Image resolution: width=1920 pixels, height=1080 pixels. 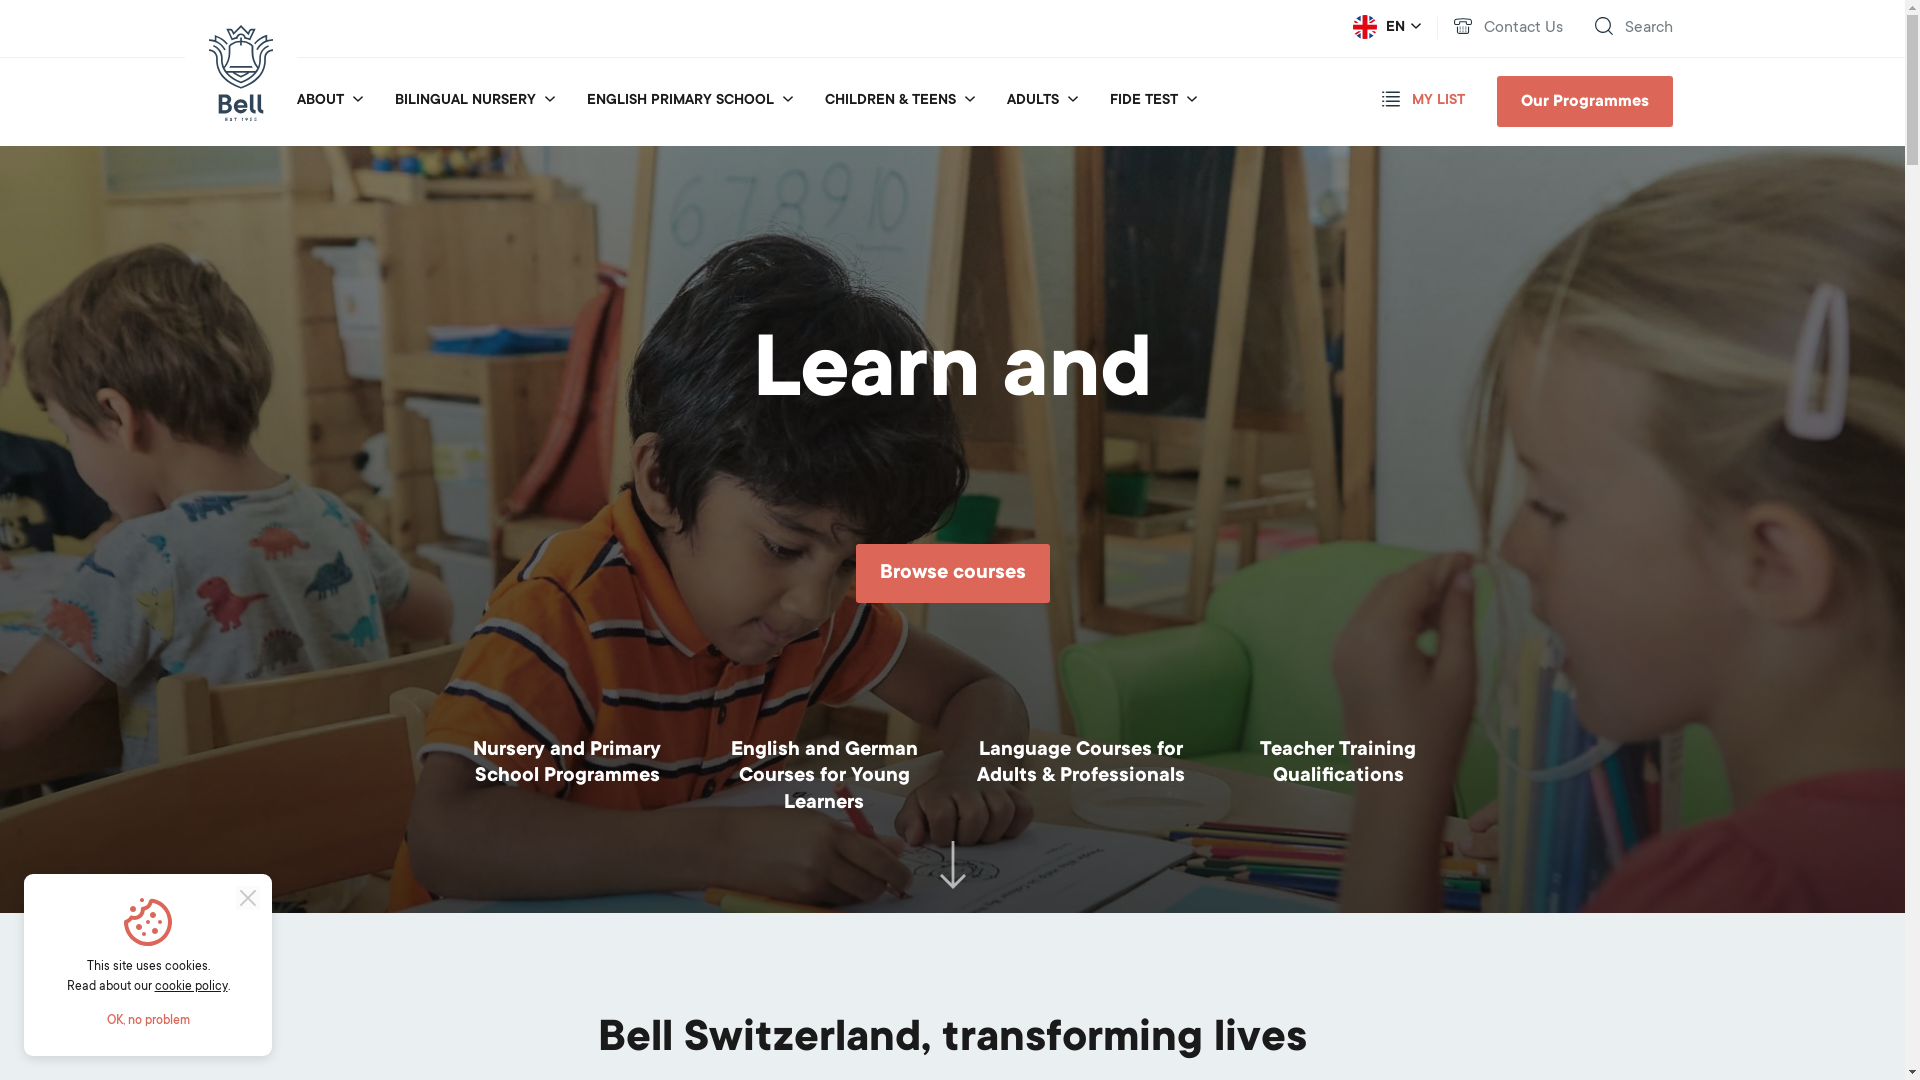 What do you see at coordinates (460, 764) in the screenshot?
I see `'Nursery and Primary School Programmes'` at bounding box center [460, 764].